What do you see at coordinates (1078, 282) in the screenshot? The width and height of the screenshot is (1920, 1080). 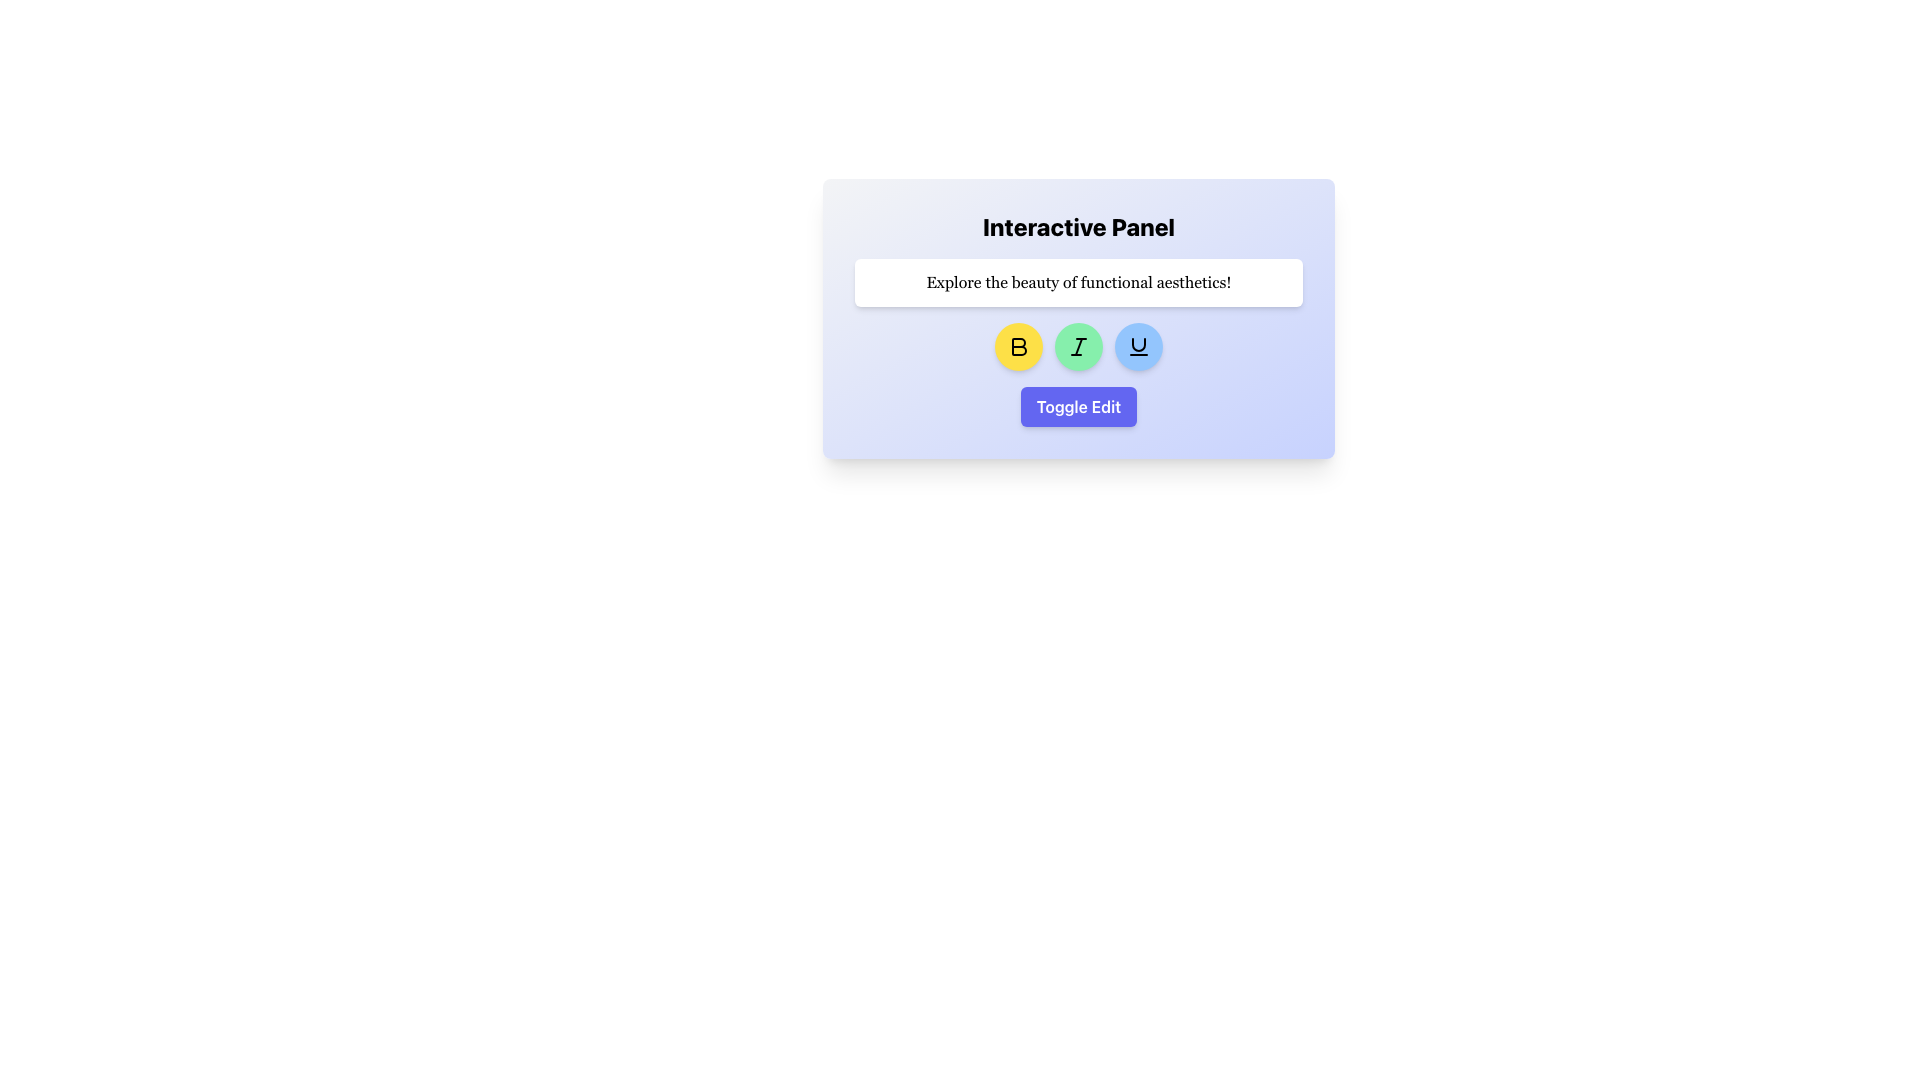 I see `the static text label located within the 'Interactive Panel', positioned directly below the heading and above a row of circular interactive buttons` at bounding box center [1078, 282].